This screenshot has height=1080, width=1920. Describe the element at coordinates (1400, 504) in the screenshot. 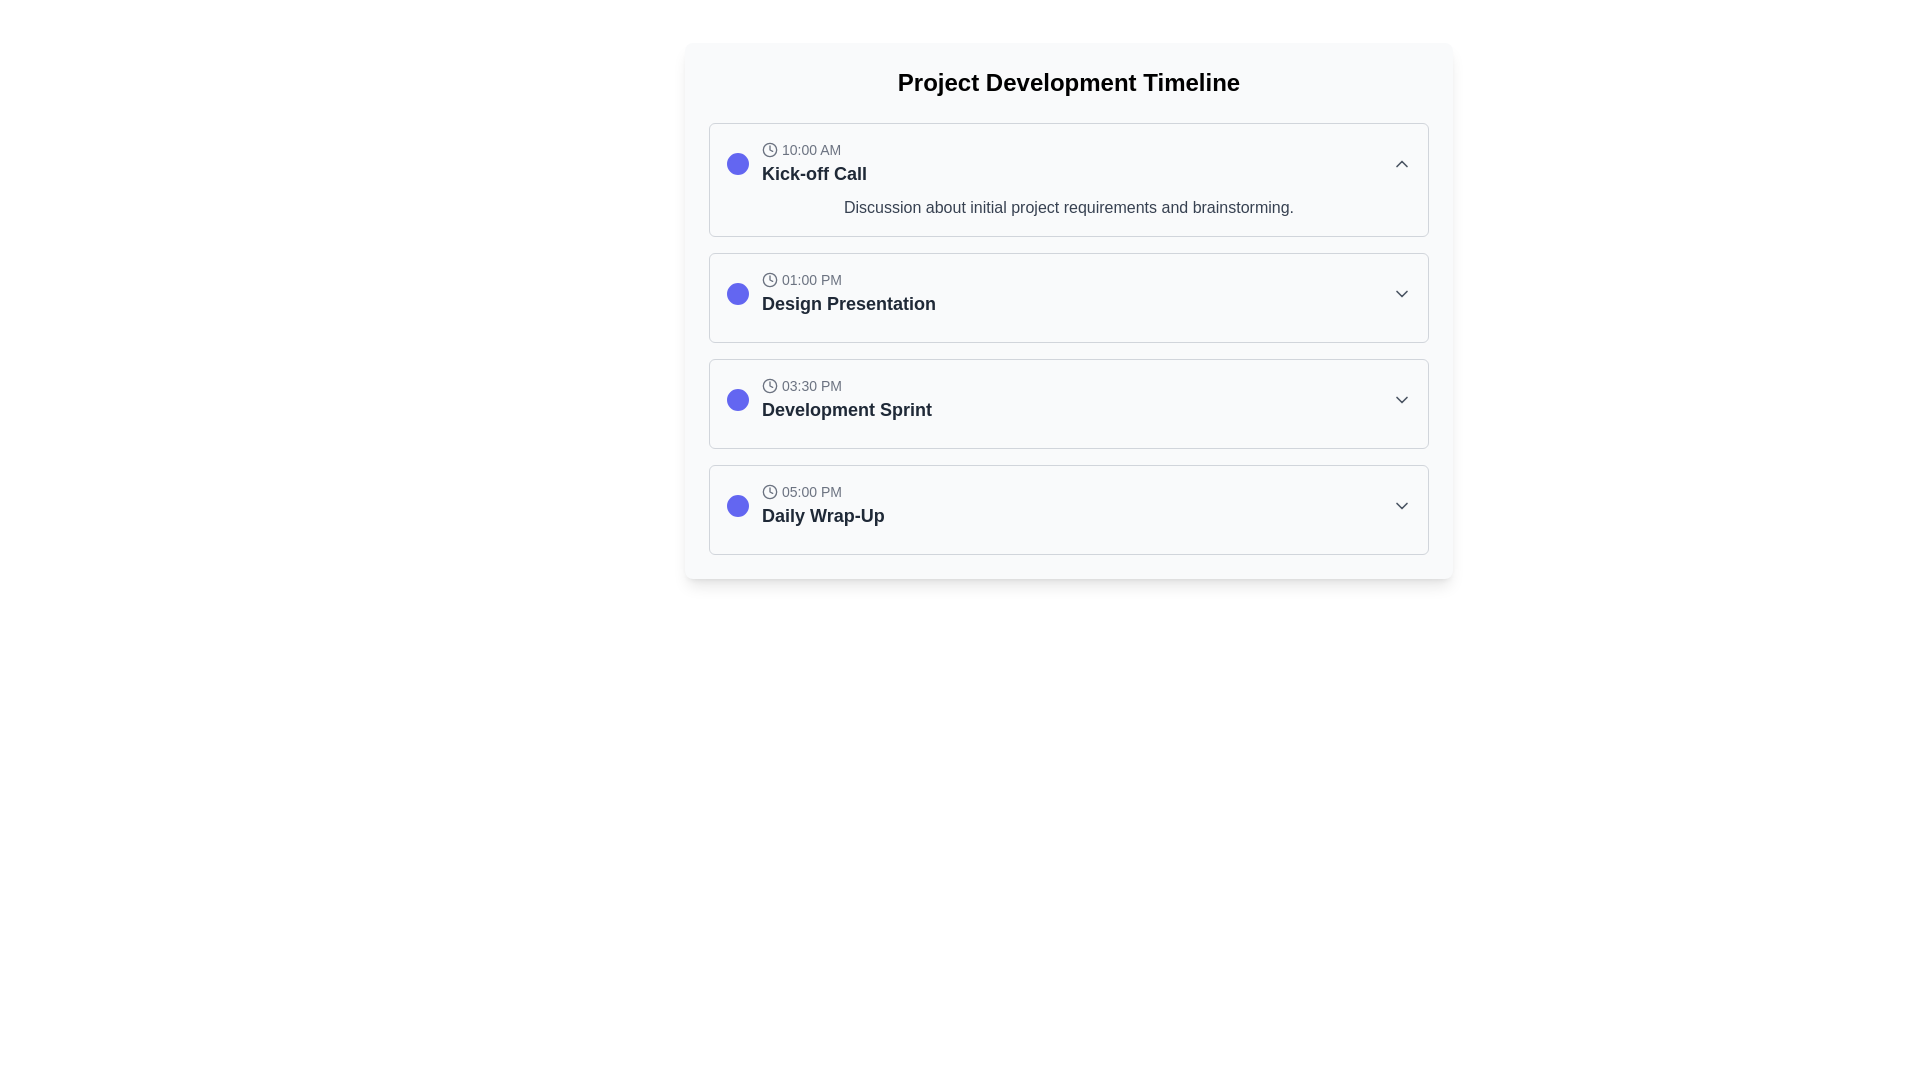

I see `the Chevron Icon located at the far right of the 'Daily Wrap-Up' timeline item` at that location.